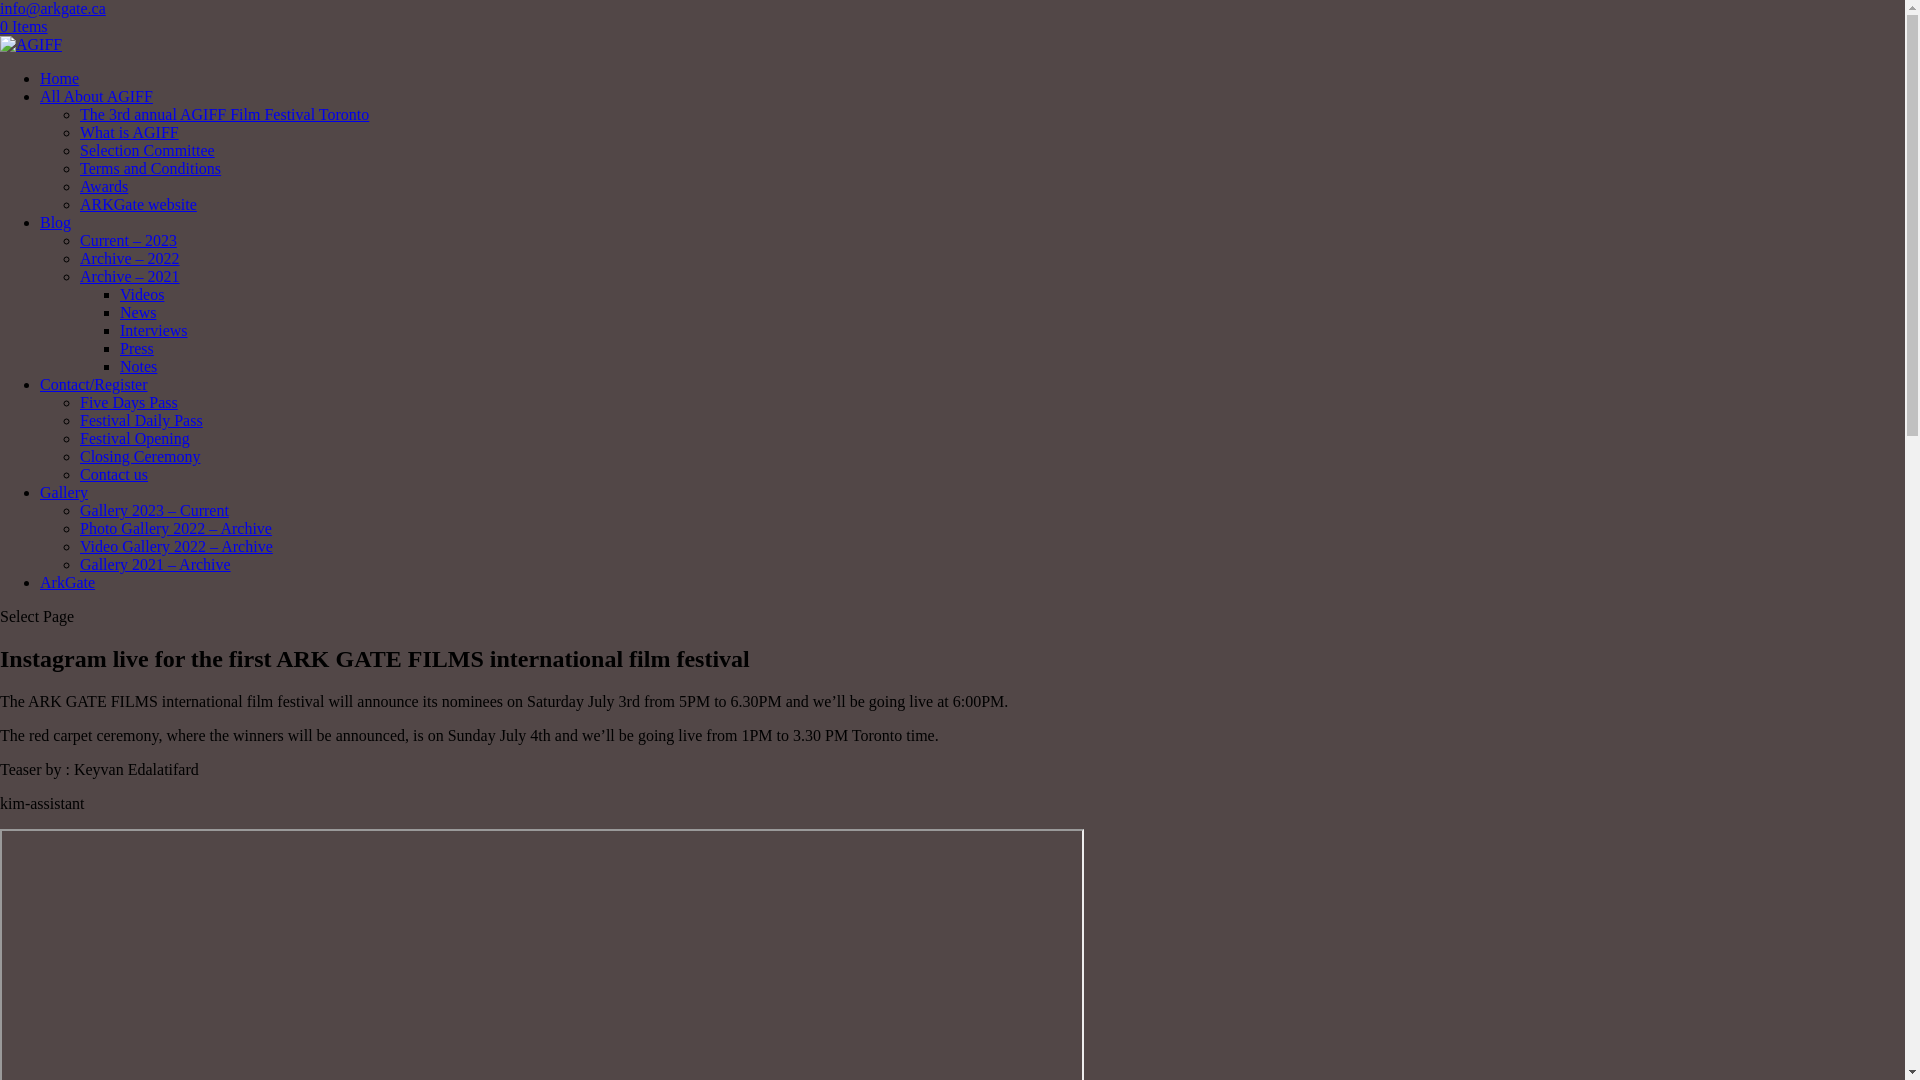 Image resolution: width=1920 pixels, height=1080 pixels. What do you see at coordinates (63, 492) in the screenshot?
I see `'Gallery'` at bounding box center [63, 492].